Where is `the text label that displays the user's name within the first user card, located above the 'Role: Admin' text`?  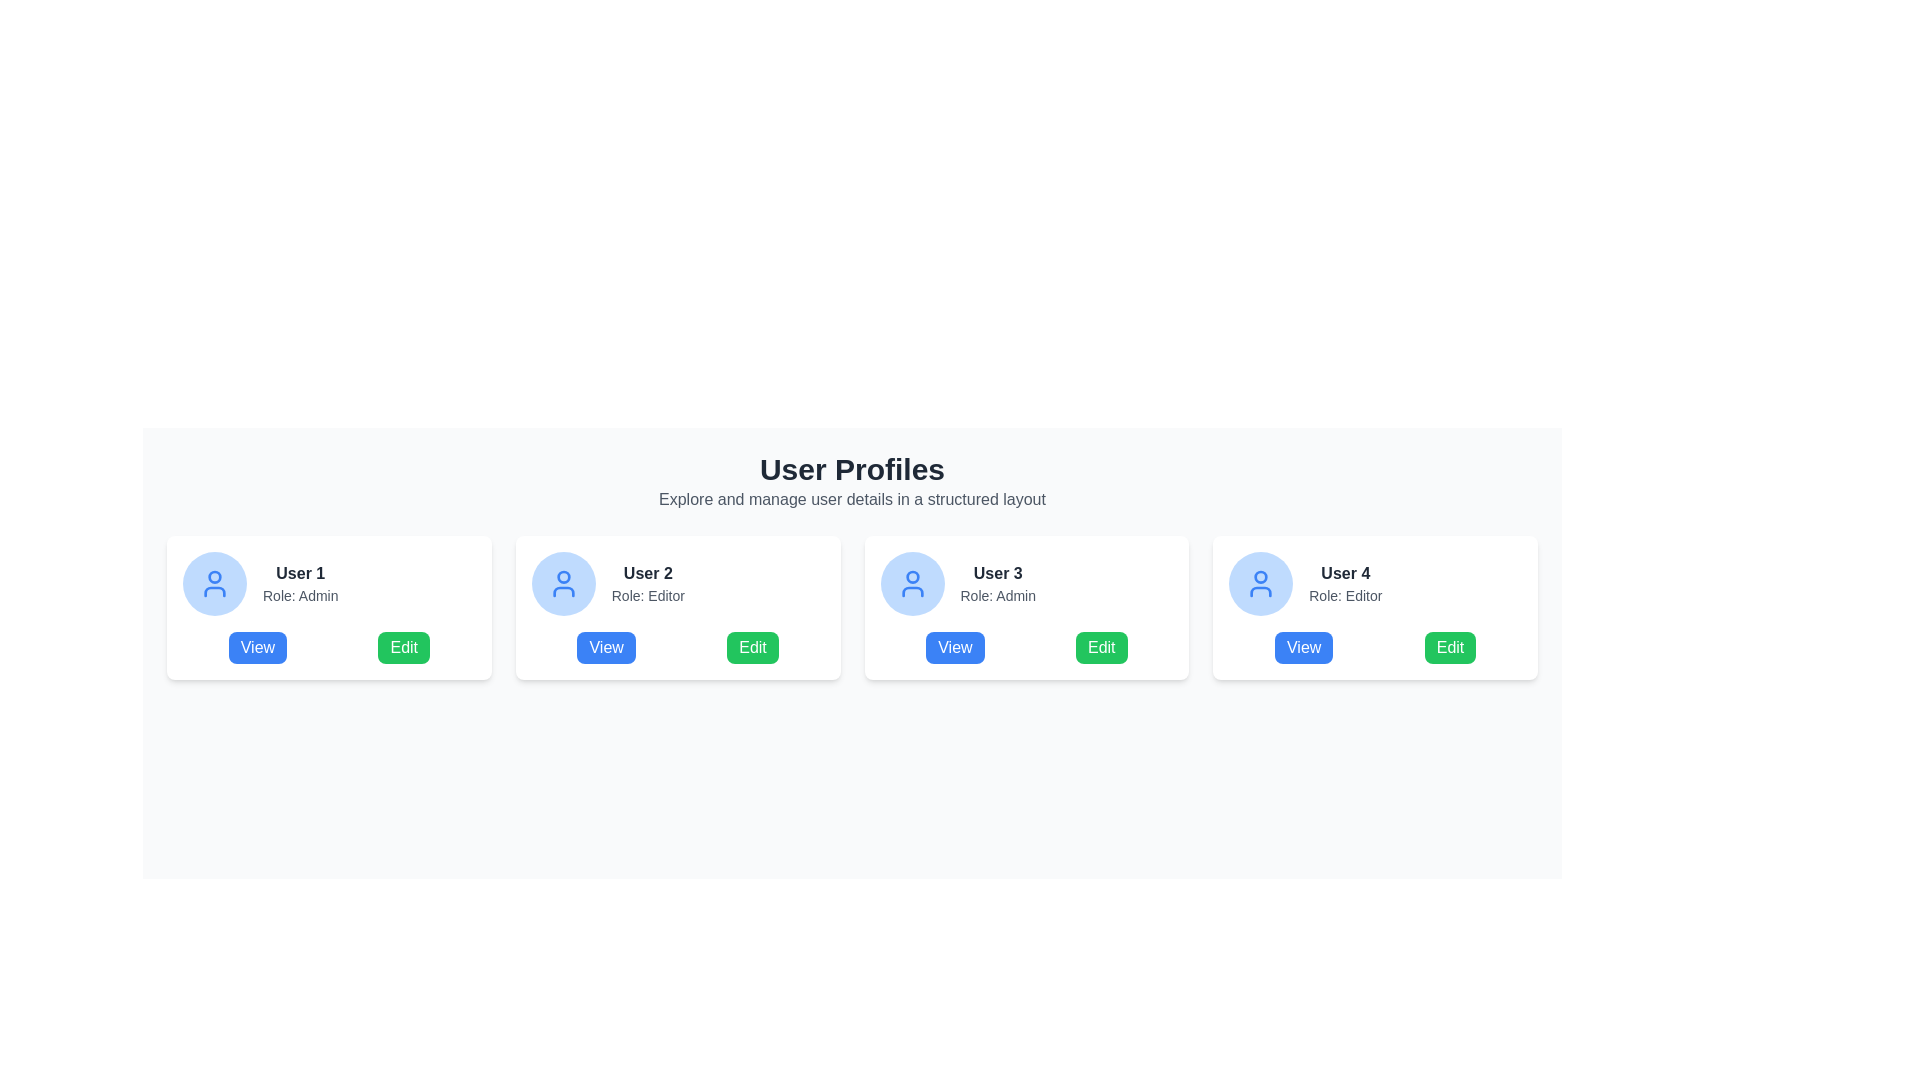
the text label that displays the user's name within the first user card, located above the 'Role: Admin' text is located at coordinates (299, 574).